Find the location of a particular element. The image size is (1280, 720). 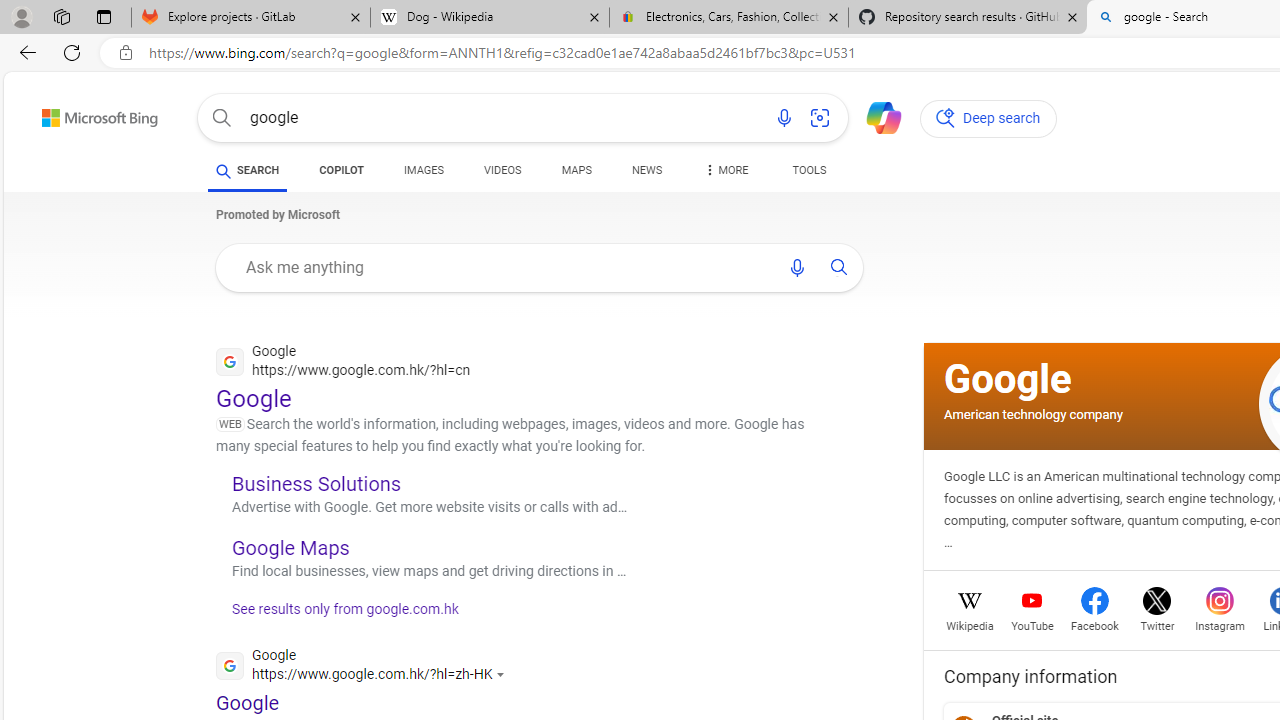

'NEWS' is located at coordinates (647, 172).